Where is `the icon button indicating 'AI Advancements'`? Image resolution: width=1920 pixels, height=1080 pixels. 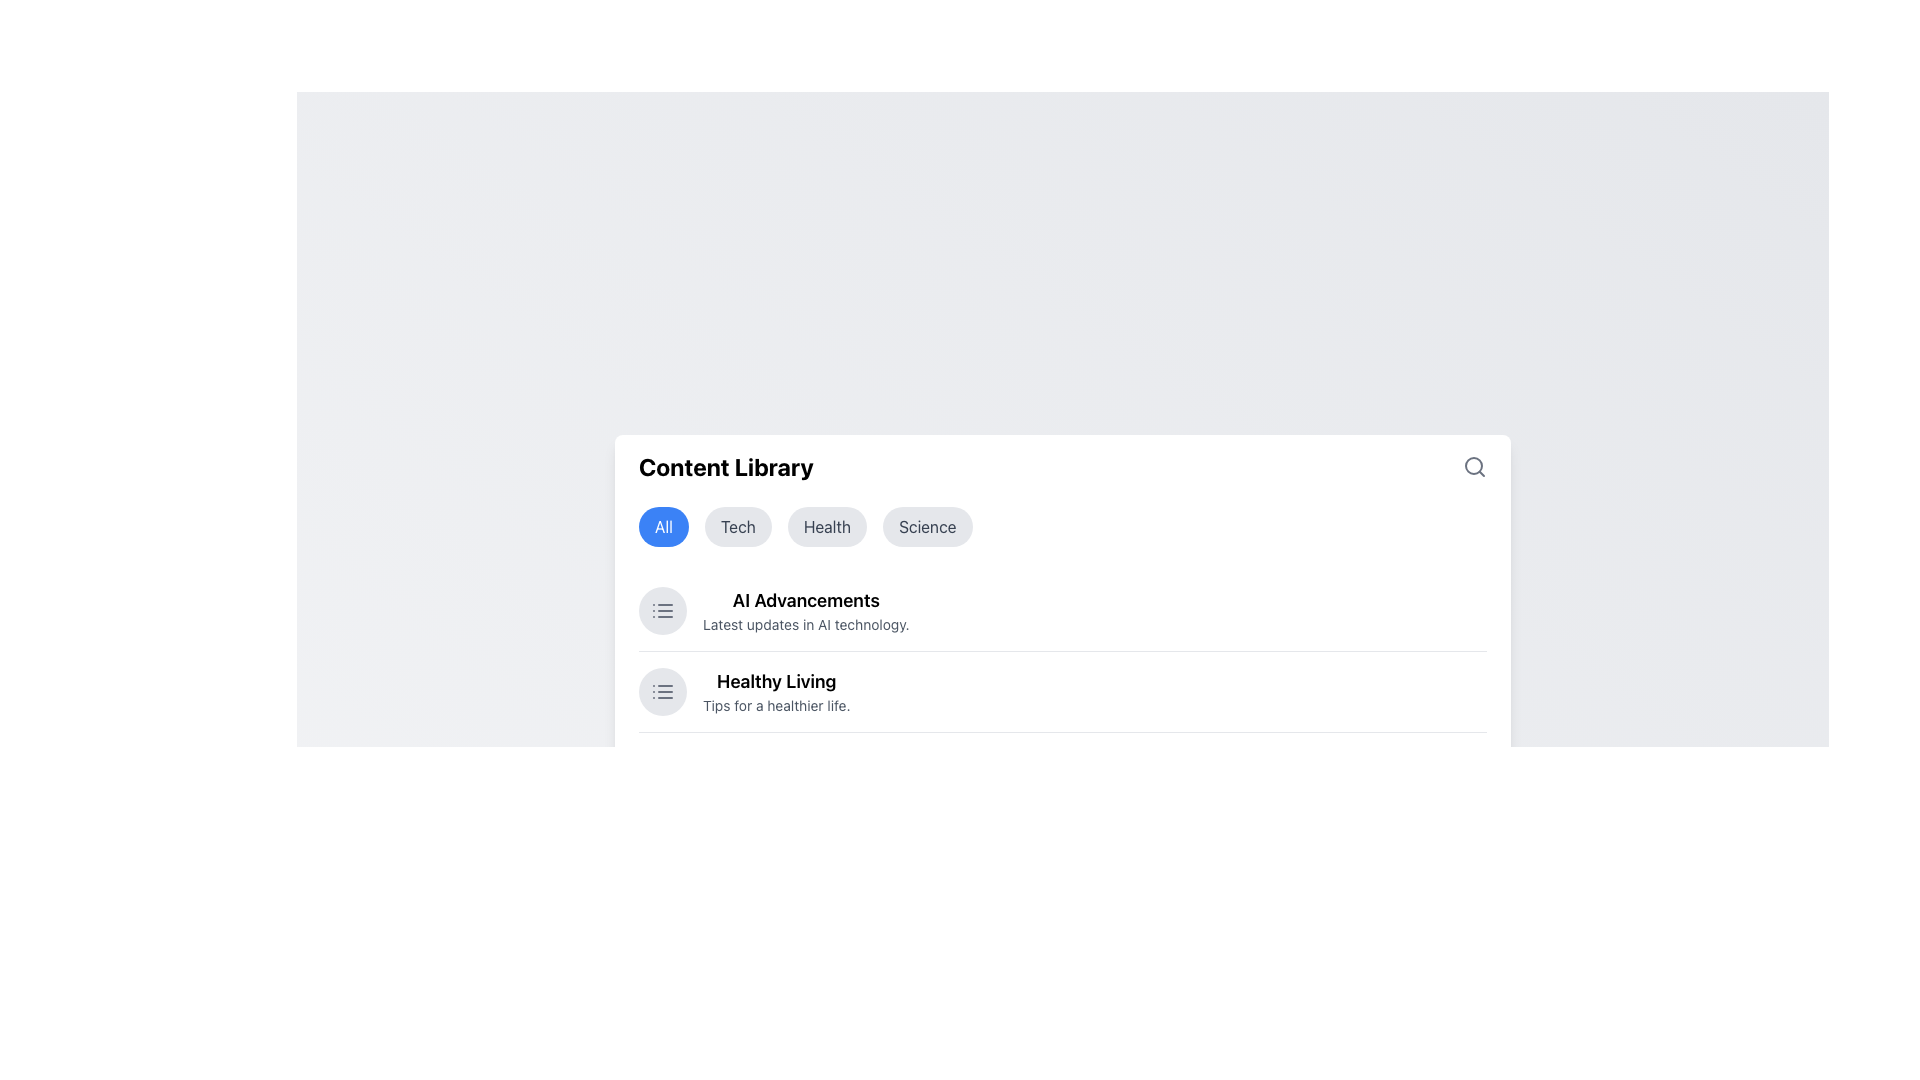 the icon button indicating 'AI Advancements' is located at coordinates (662, 609).